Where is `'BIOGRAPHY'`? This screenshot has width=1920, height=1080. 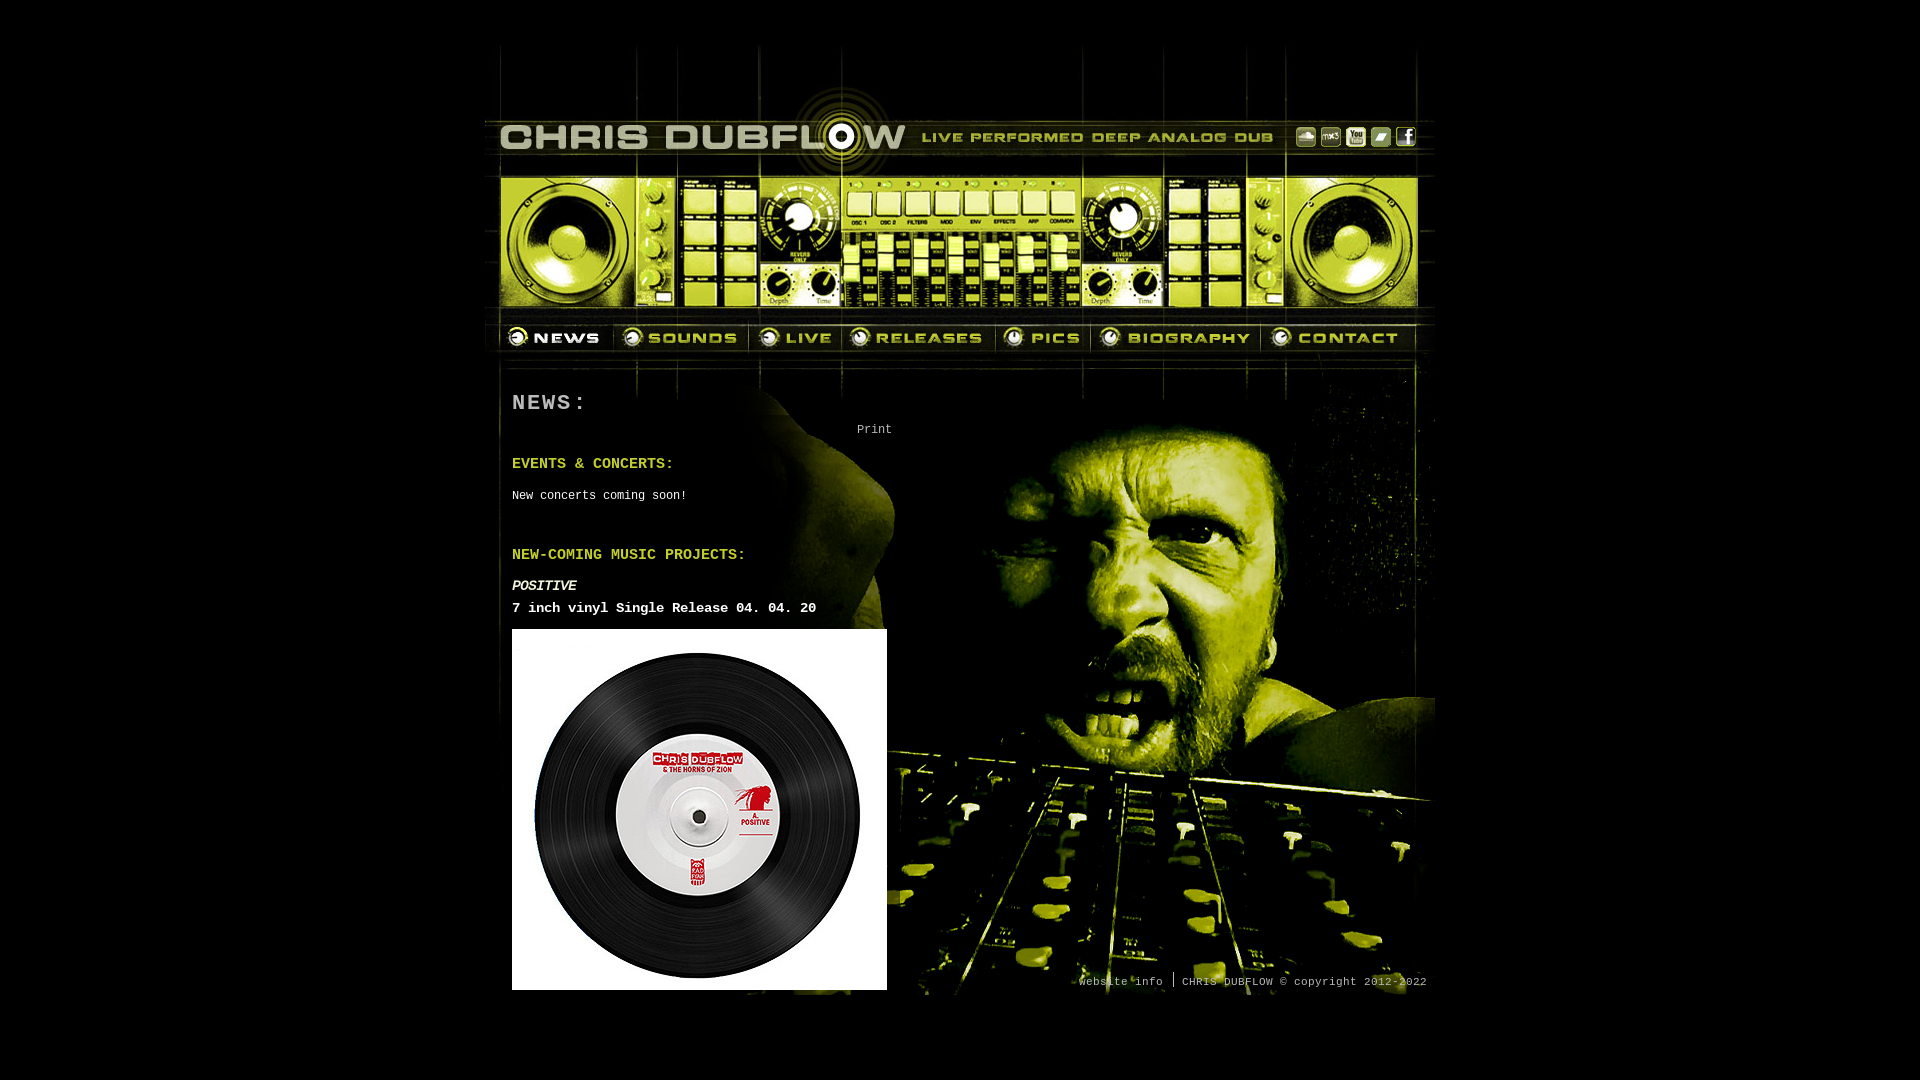
'BIOGRAPHY' is located at coordinates (1089, 337).